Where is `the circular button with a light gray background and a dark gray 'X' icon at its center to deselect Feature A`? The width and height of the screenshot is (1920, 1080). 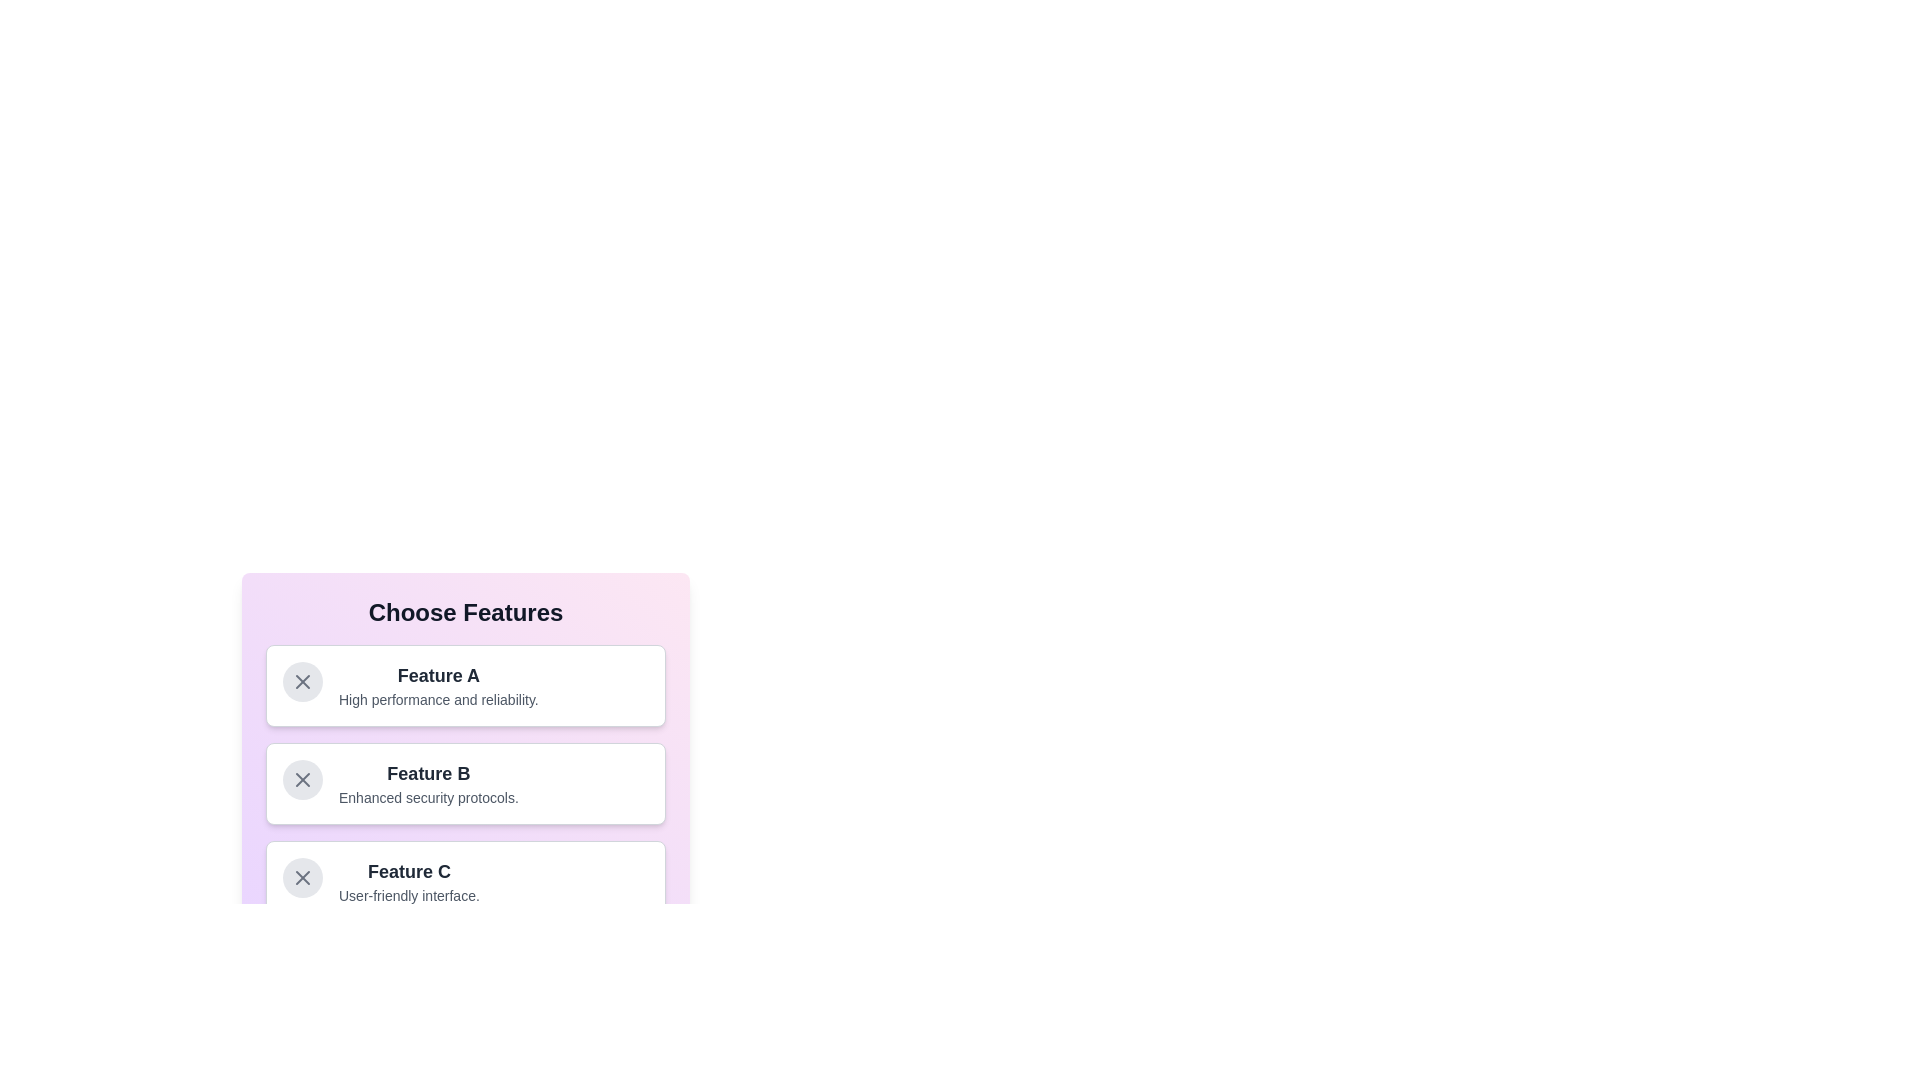
the circular button with a light gray background and a dark gray 'X' icon at its center to deselect Feature A is located at coordinates (301, 681).